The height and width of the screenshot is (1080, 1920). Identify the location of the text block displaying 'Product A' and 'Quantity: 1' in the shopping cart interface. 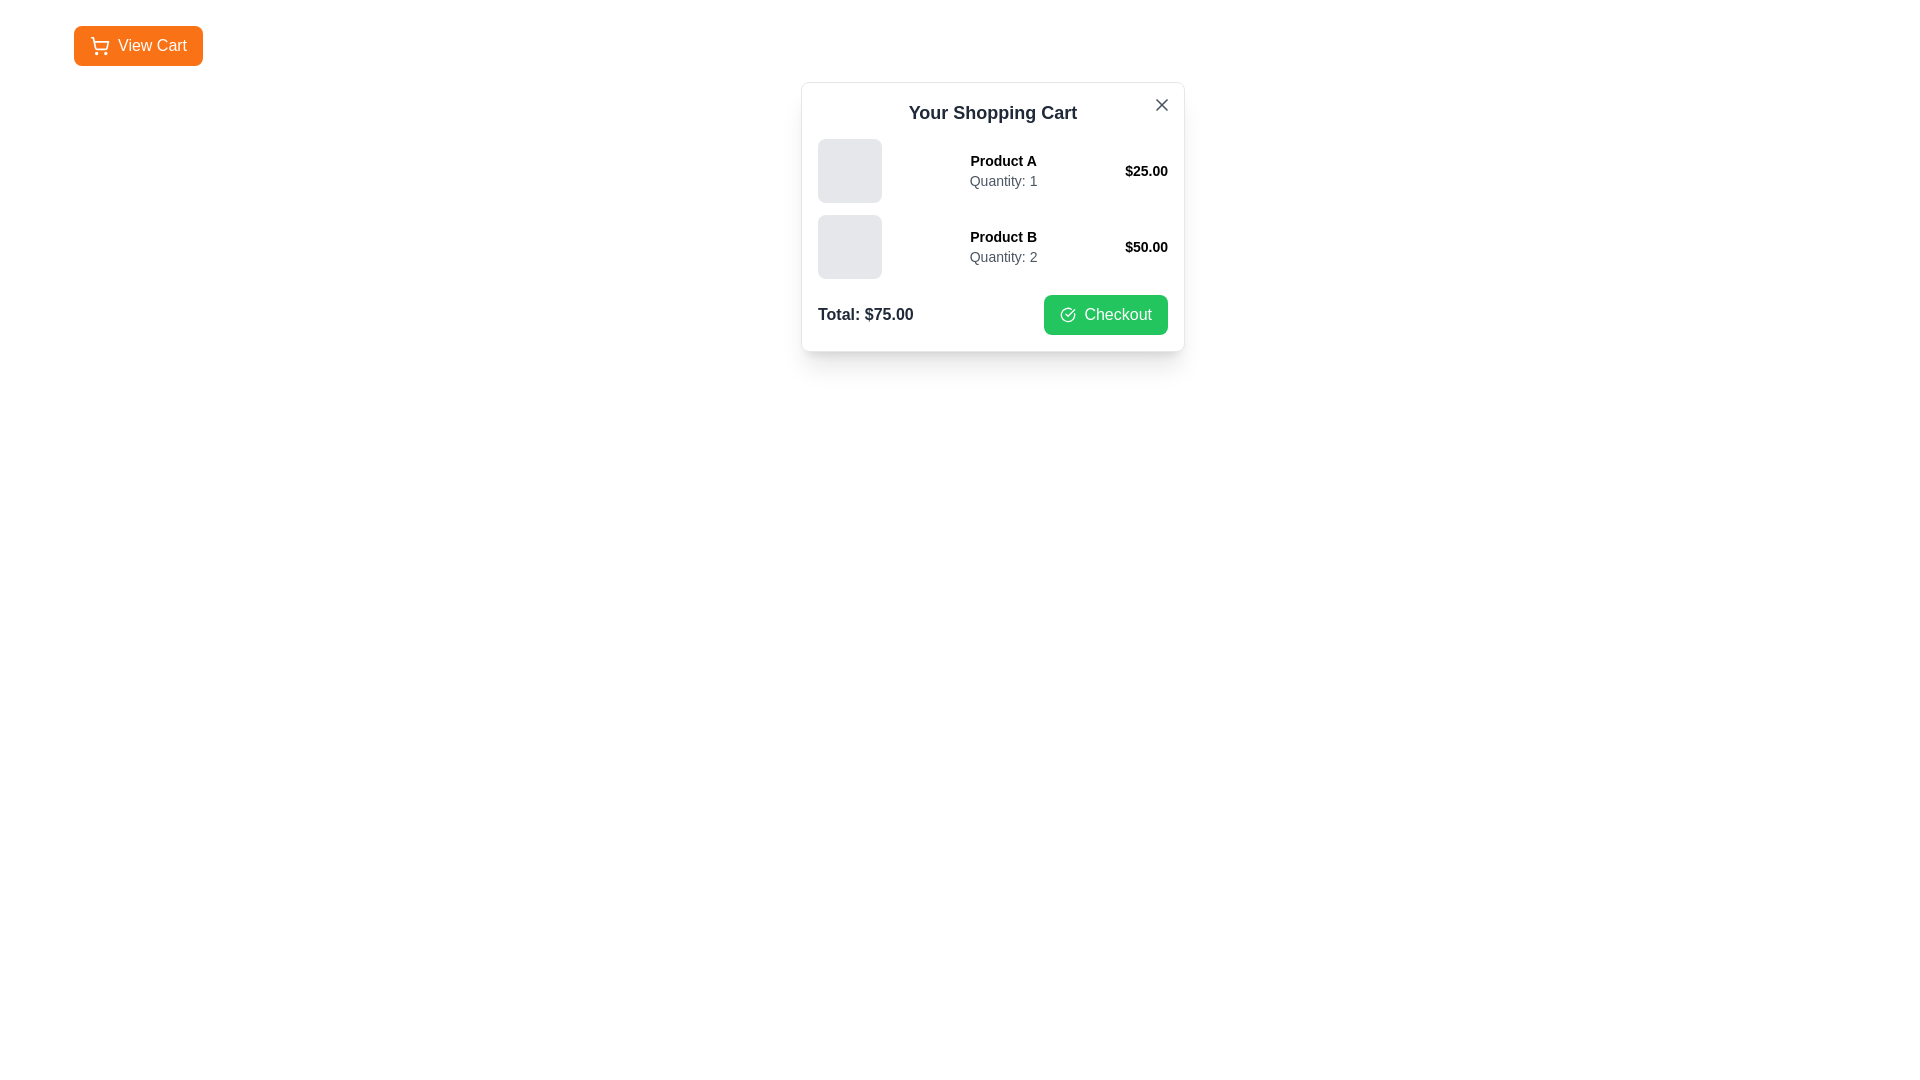
(1003, 169).